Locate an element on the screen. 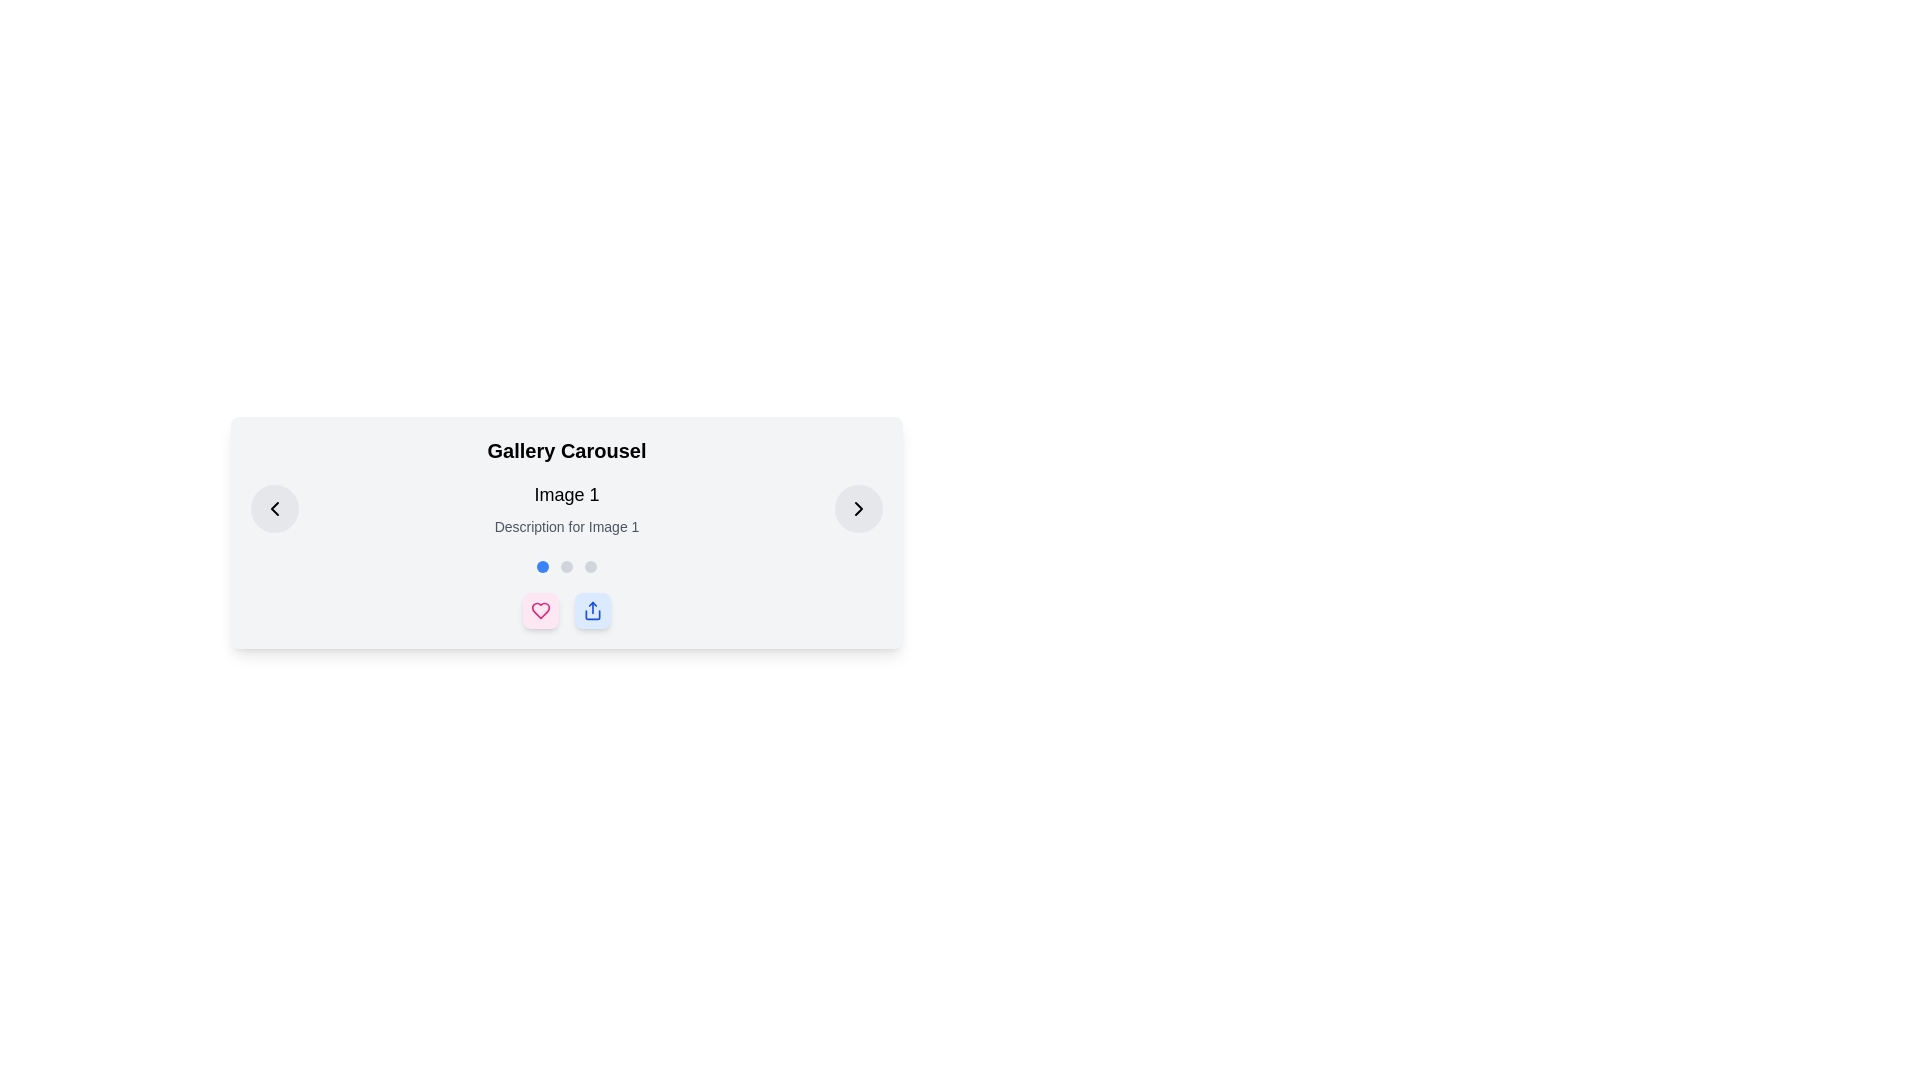  the circular button containing the left-facing chevron icon is located at coordinates (273, 508).